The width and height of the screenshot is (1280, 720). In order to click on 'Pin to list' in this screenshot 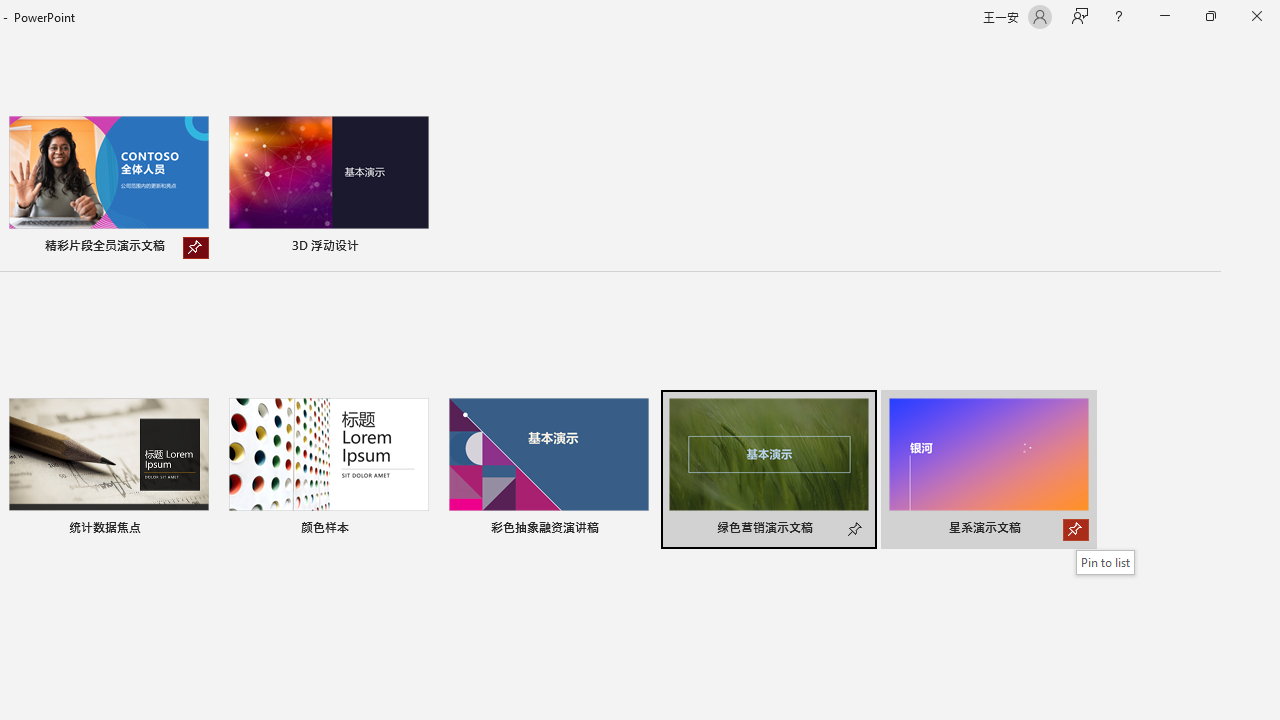, I will do `click(1104, 562)`.